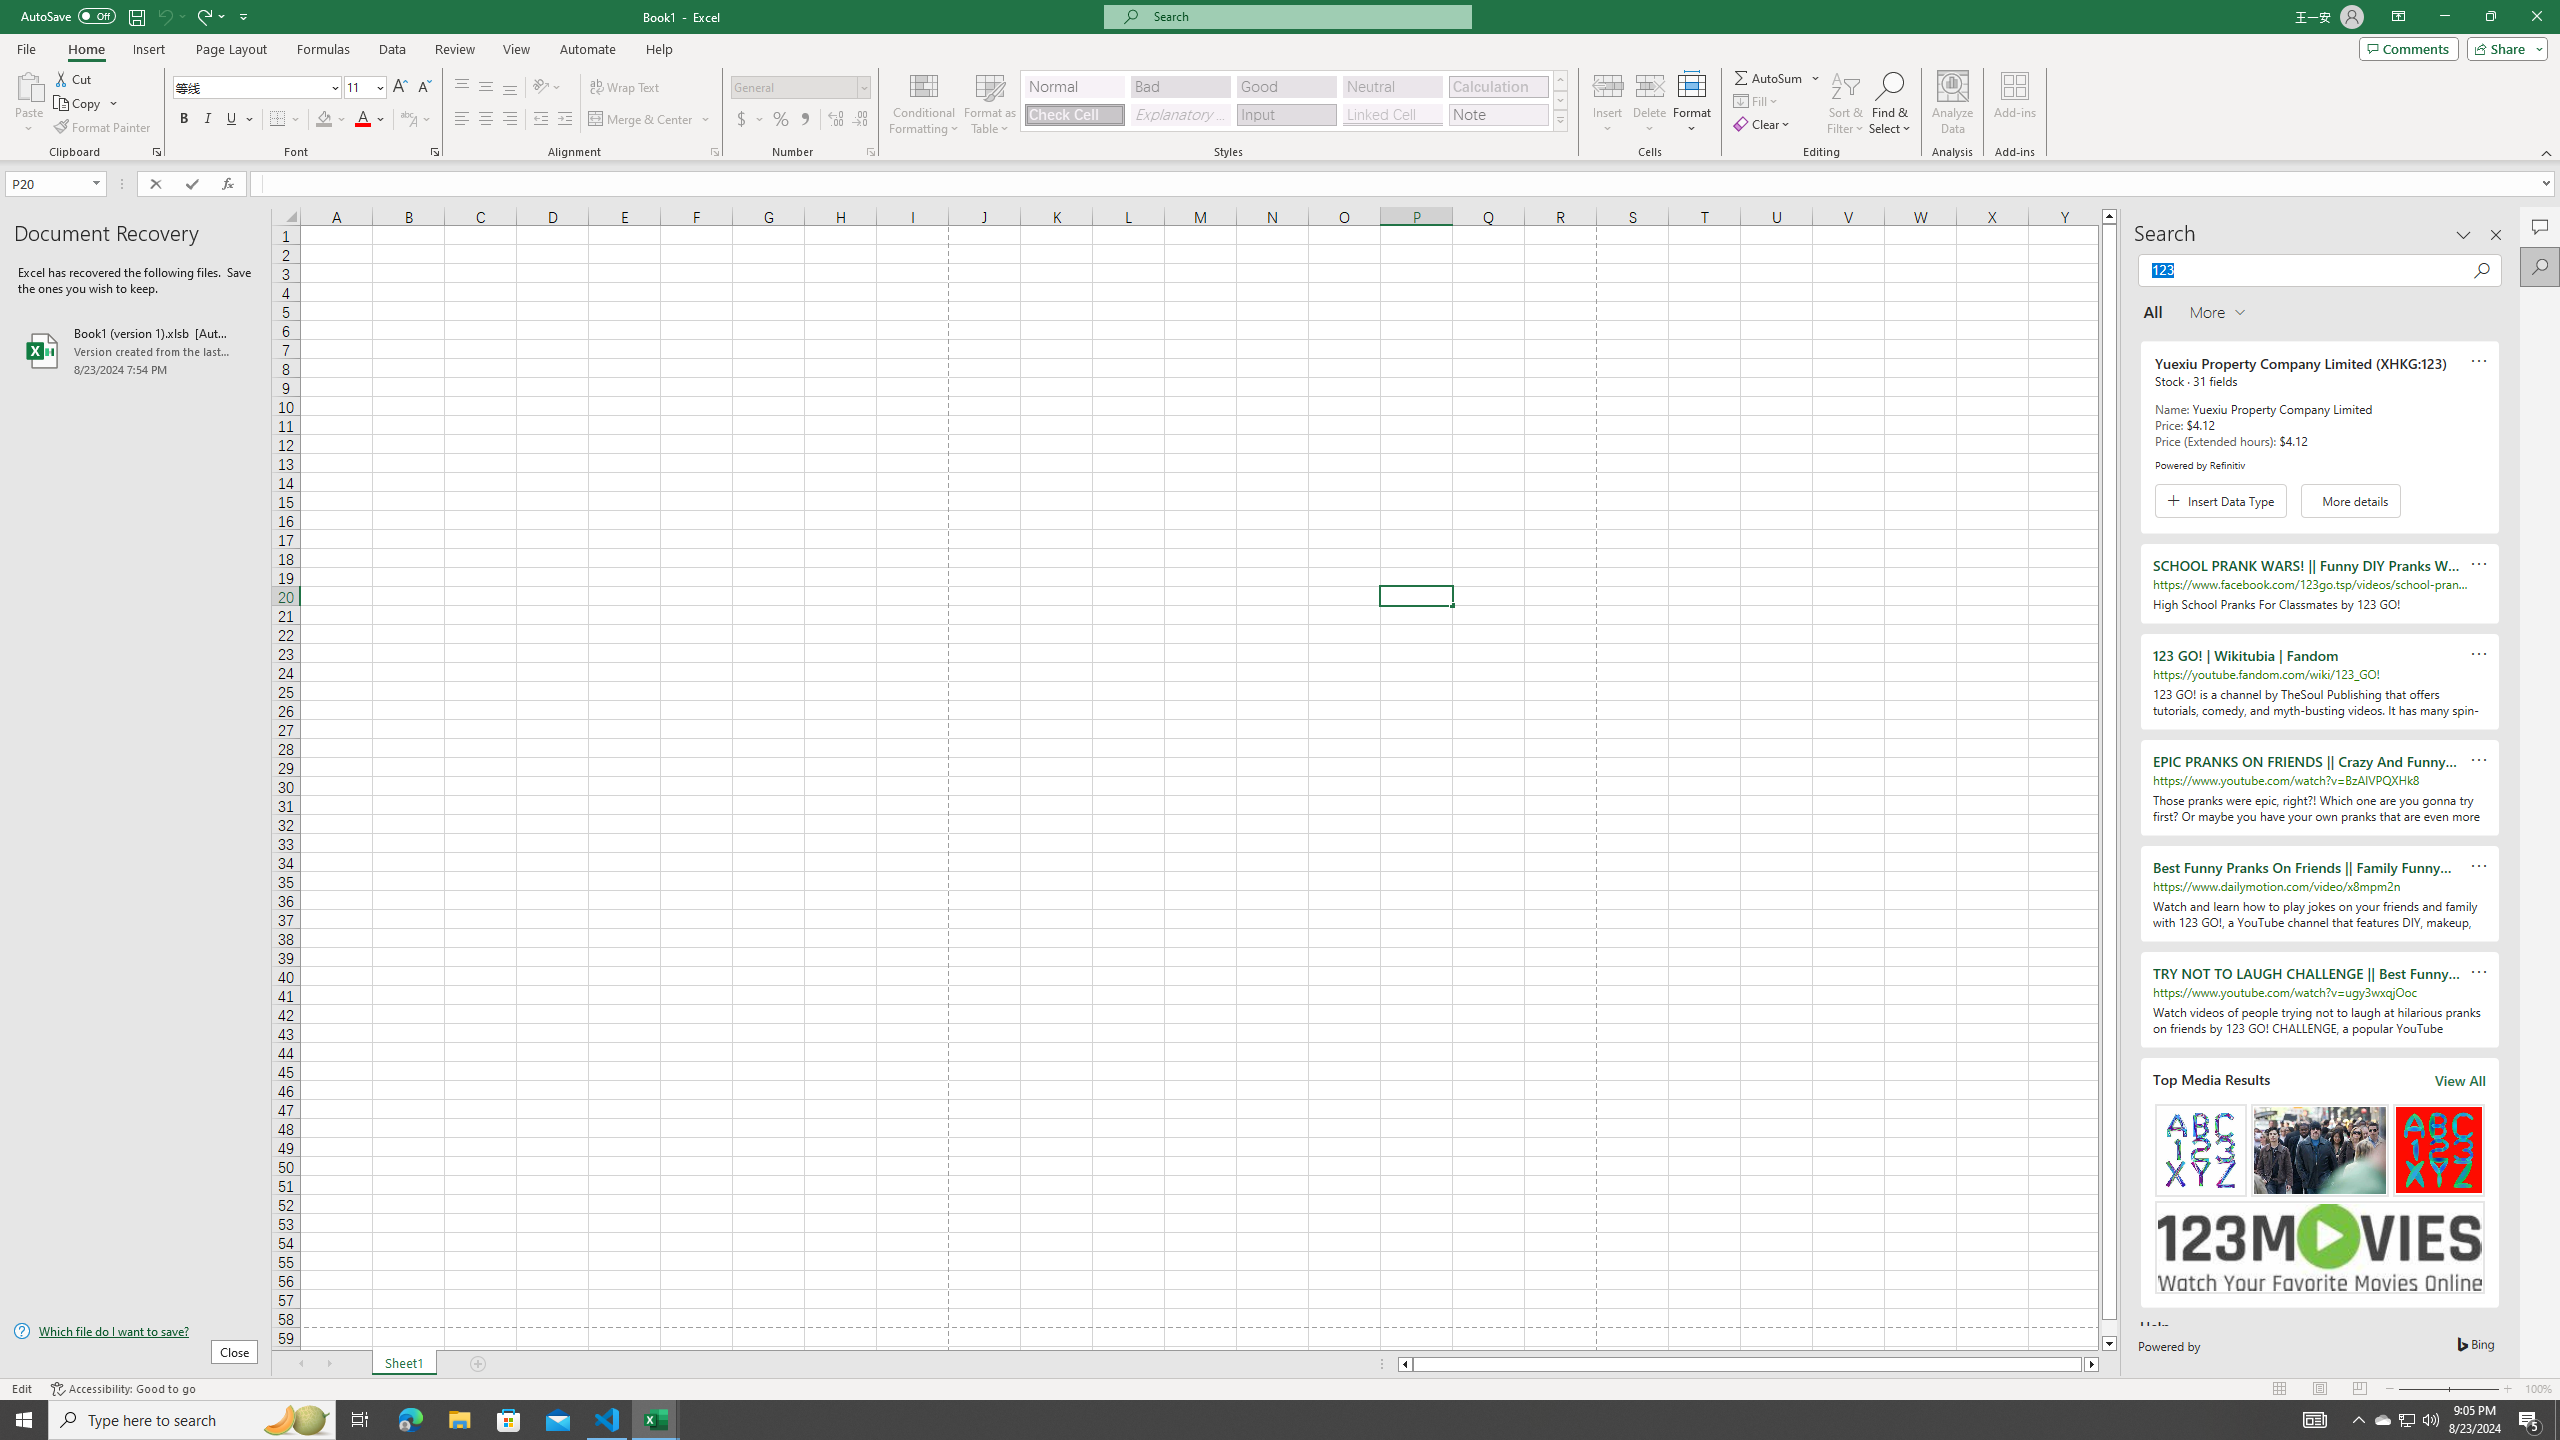  What do you see at coordinates (2091, 1363) in the screenshot?
I see `'Column right'` at bounding box center [2091, 1363].